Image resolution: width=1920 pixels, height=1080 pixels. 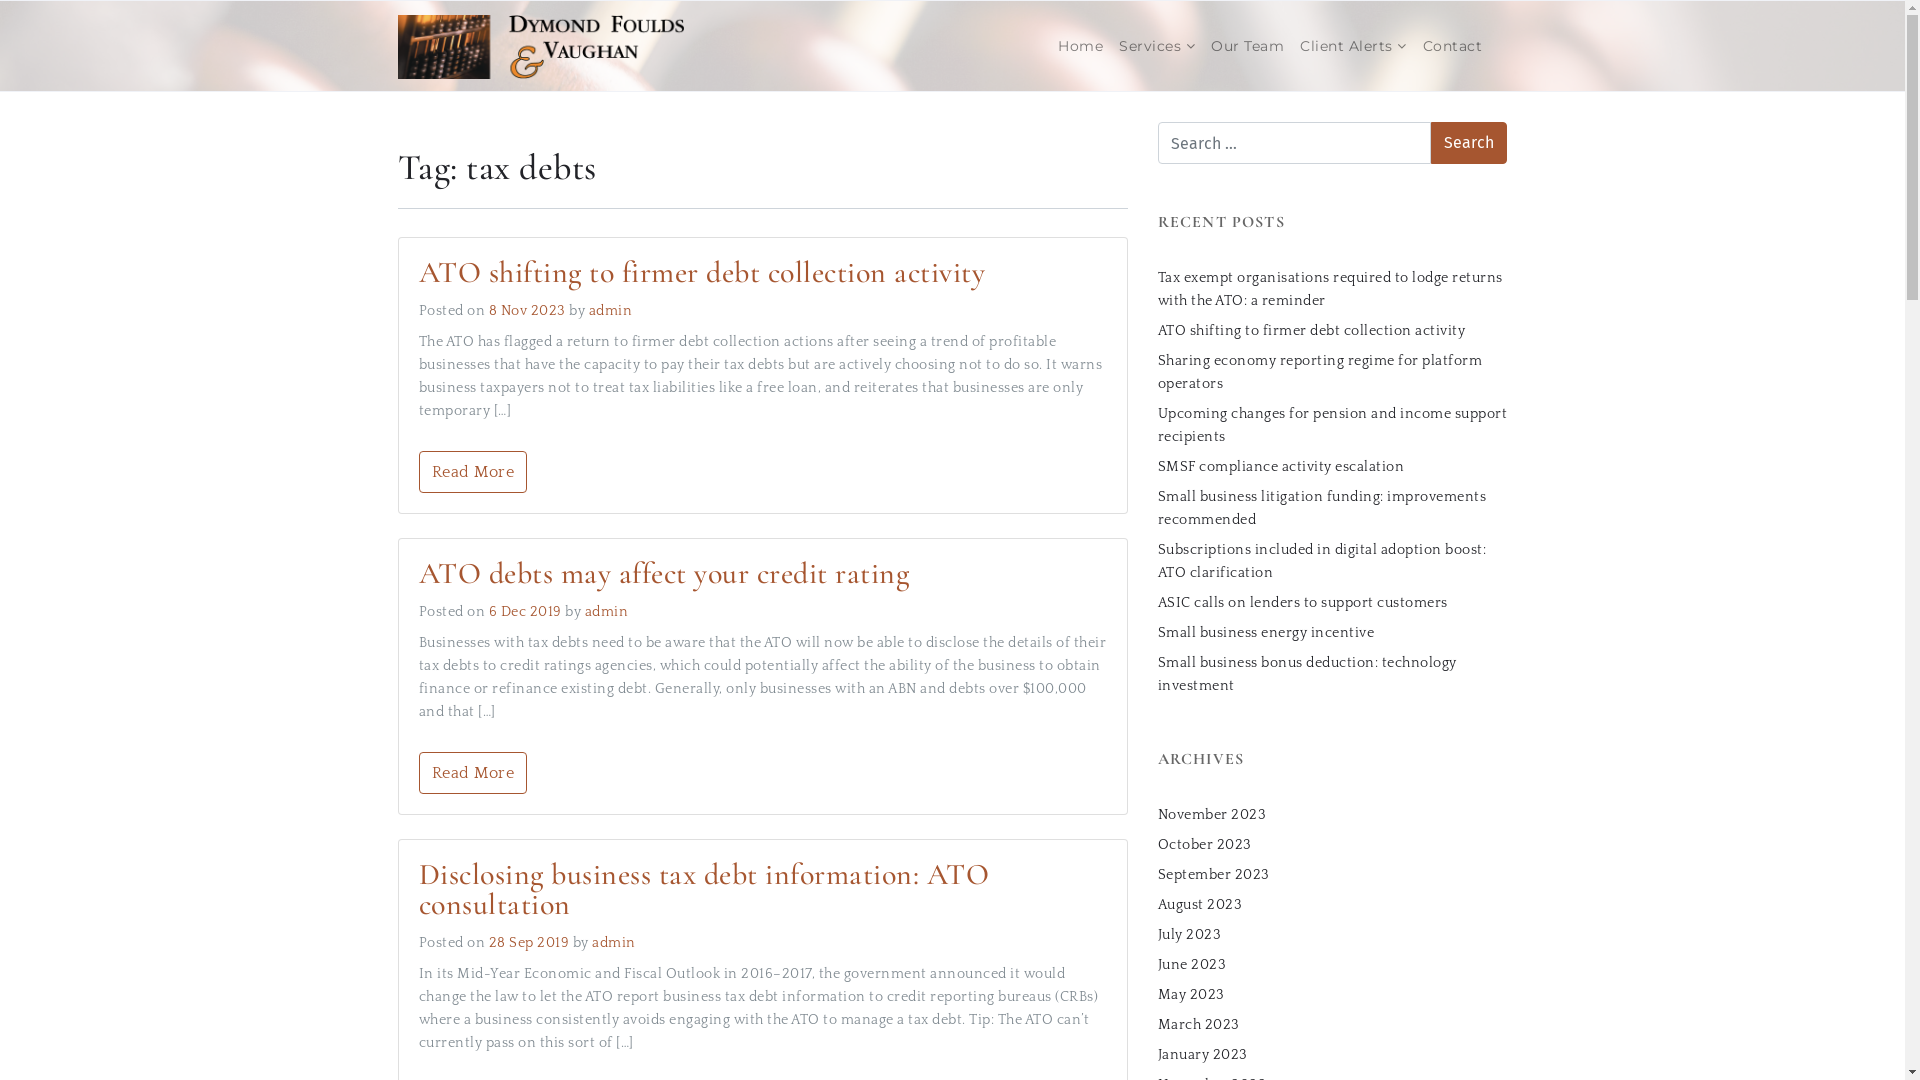 What do you see at coordinates (1468, 141) in the screenshot?
I see `'Search'` at bounding box center [1468, 141].